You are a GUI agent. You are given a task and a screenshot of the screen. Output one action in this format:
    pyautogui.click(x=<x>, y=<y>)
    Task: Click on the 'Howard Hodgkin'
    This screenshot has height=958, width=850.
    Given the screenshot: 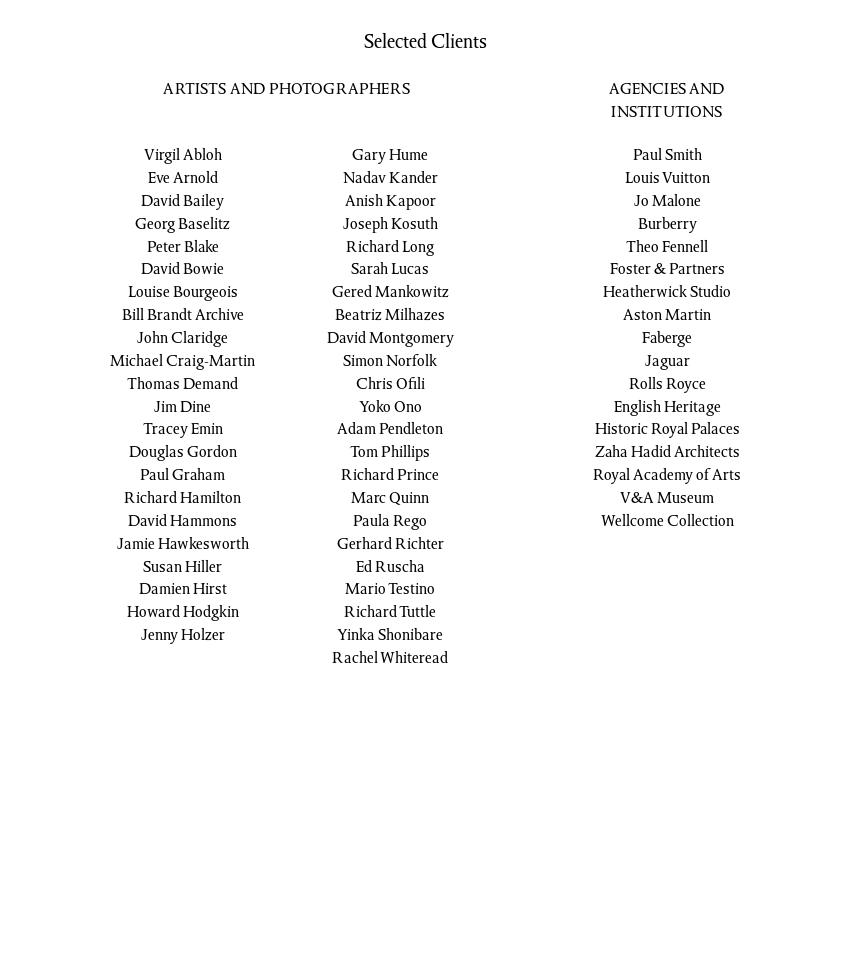 What is the action you would take?
    pyautogui.click(x=180, y=613)
    